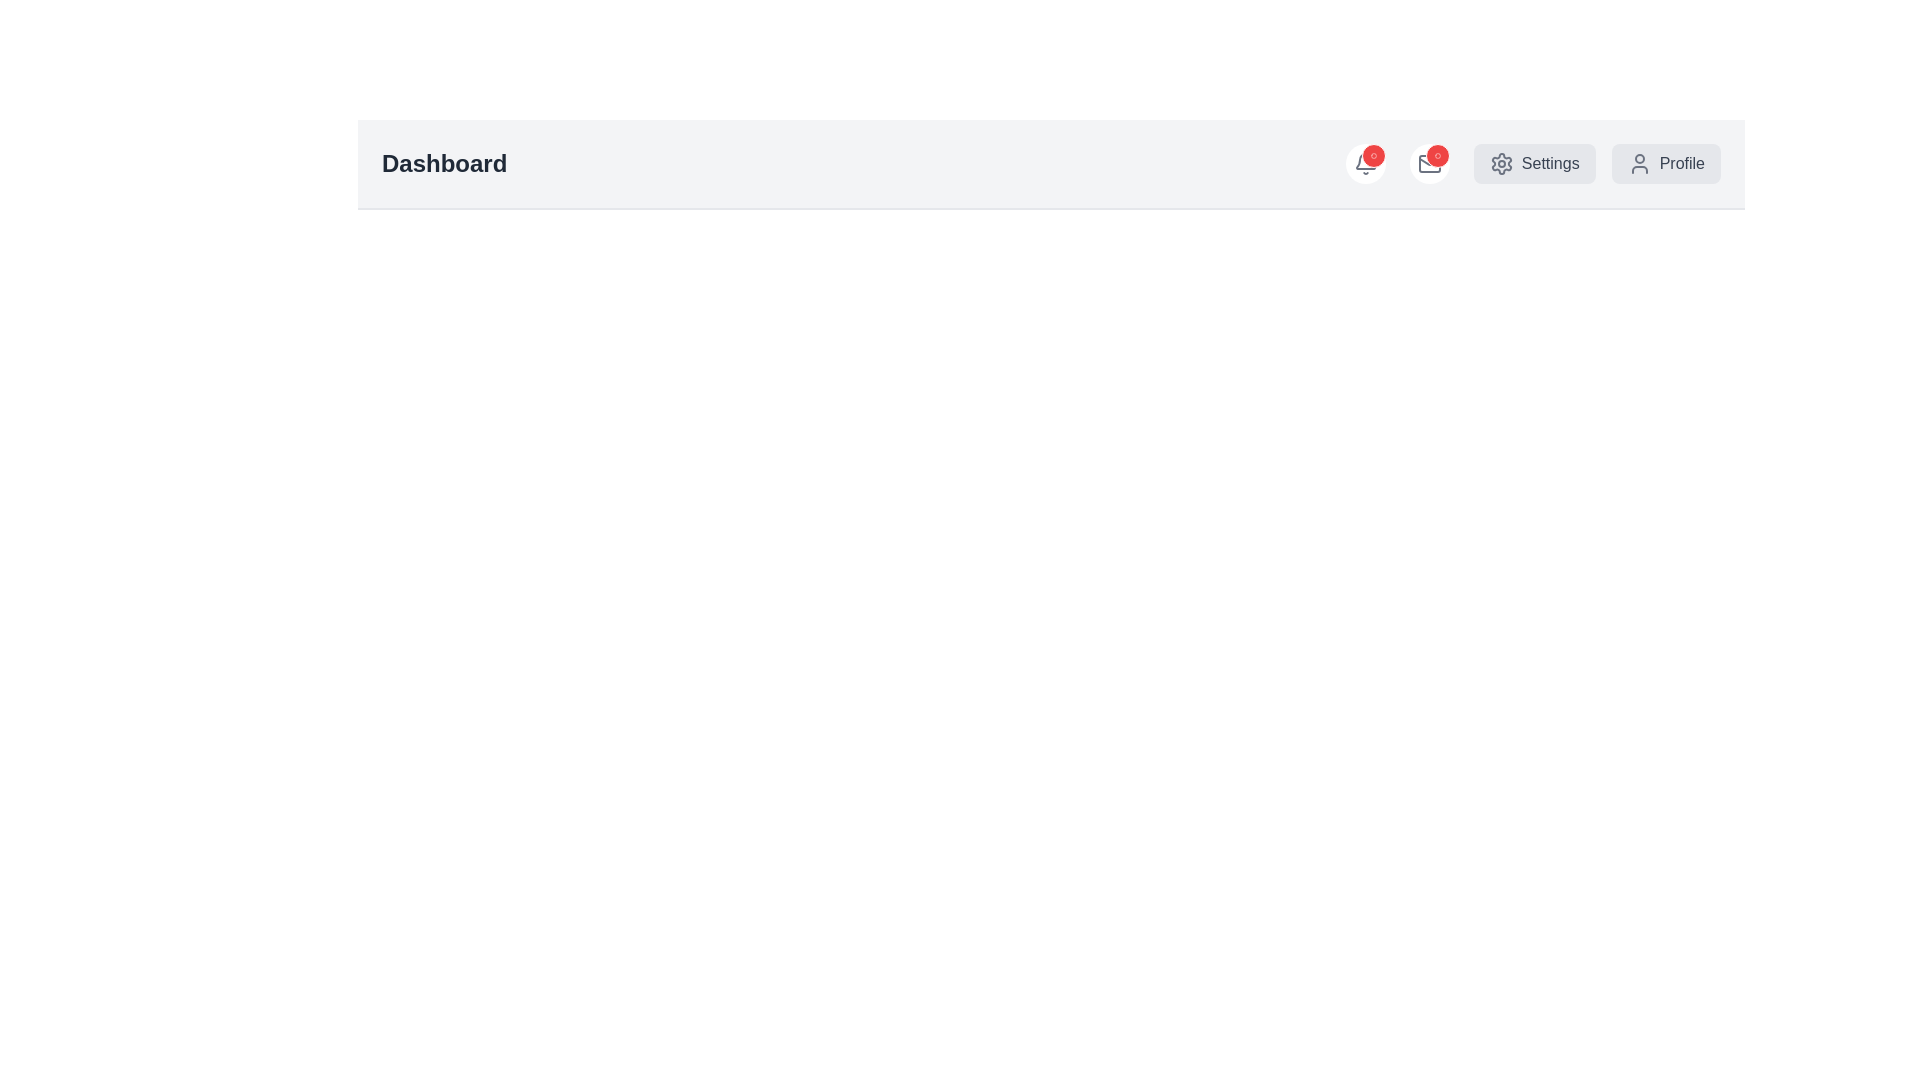 Image resolution: width=1920 pixels, height=1080 pixels. What do you see at coordinates (1501, 163) in the screenshot?
I see `the cogwheel icon button located in the top-right portion of the interface, to the left of the 'Profile' button` at bounding box center [1501, 163].